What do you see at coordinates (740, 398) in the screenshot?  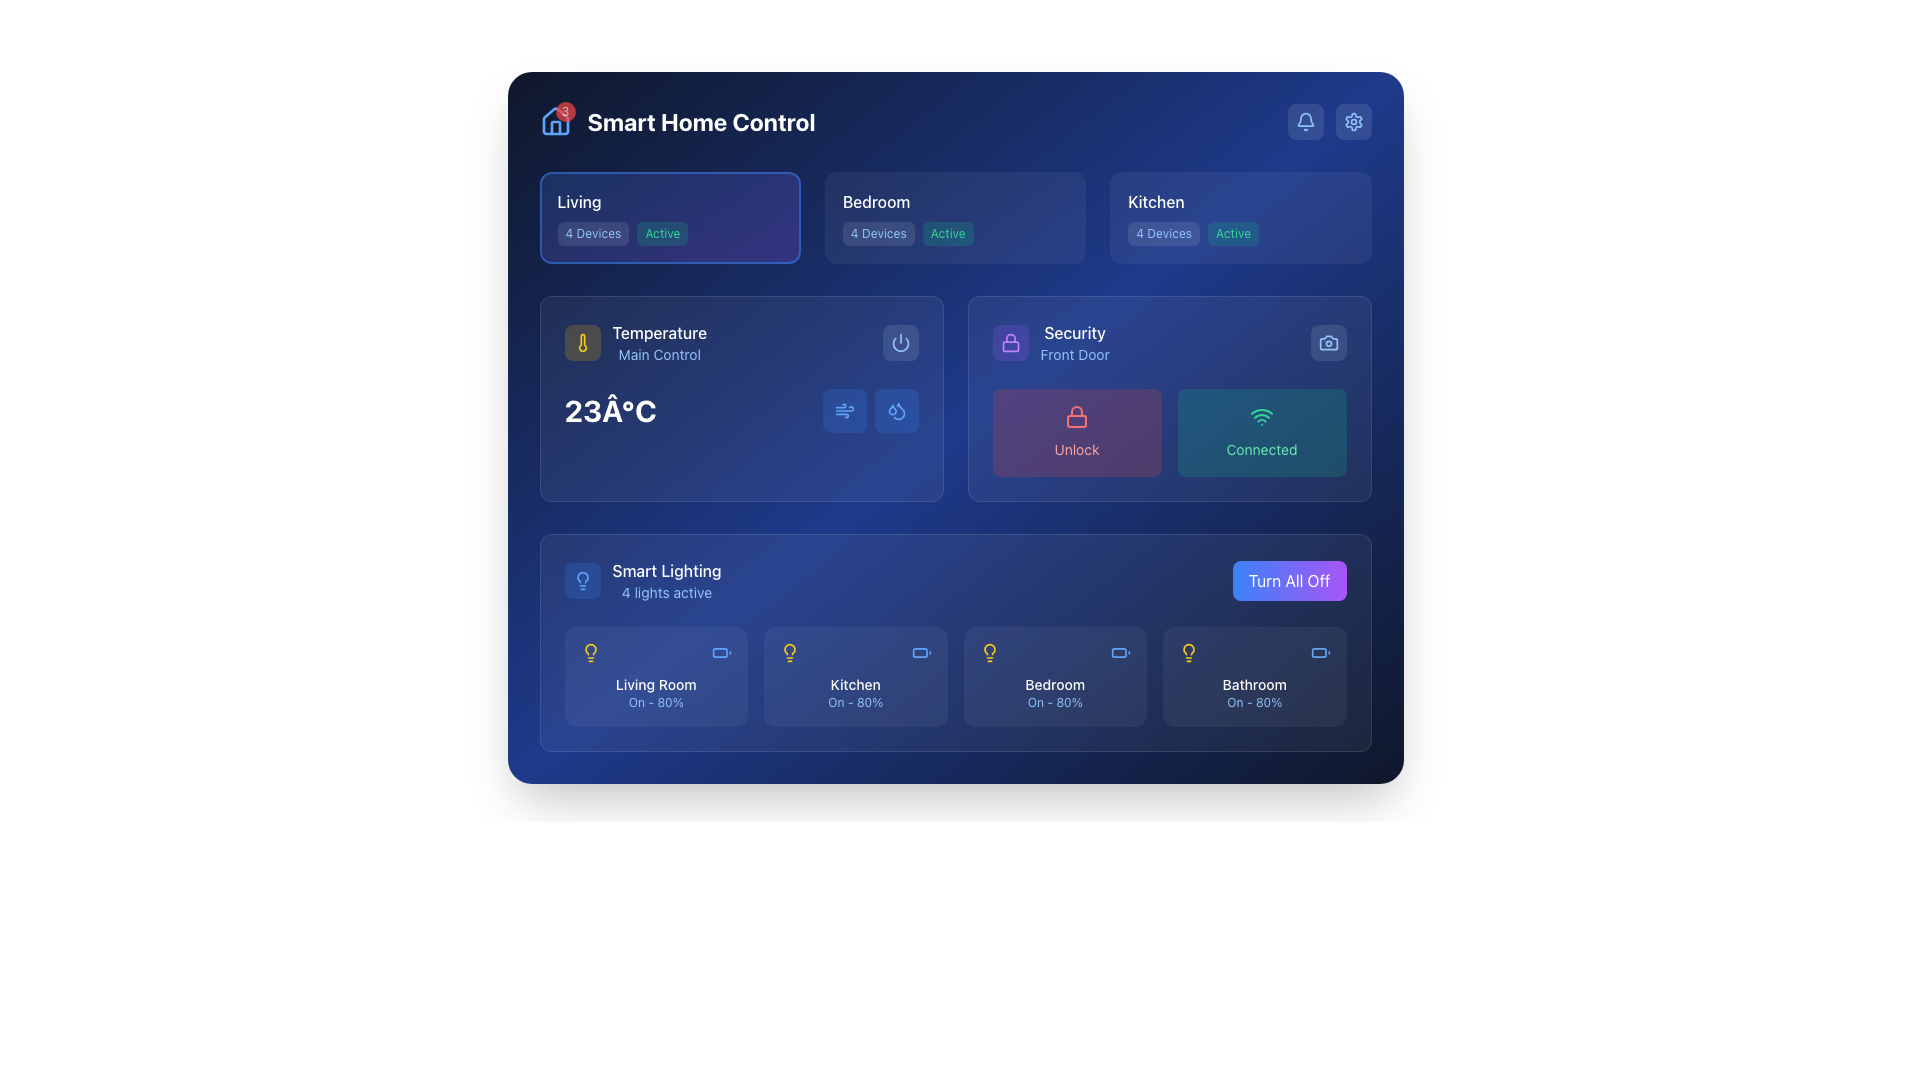 I see `the Dashboard card in the 'Smart Home Control' interface` at bounding box center [740, 398].